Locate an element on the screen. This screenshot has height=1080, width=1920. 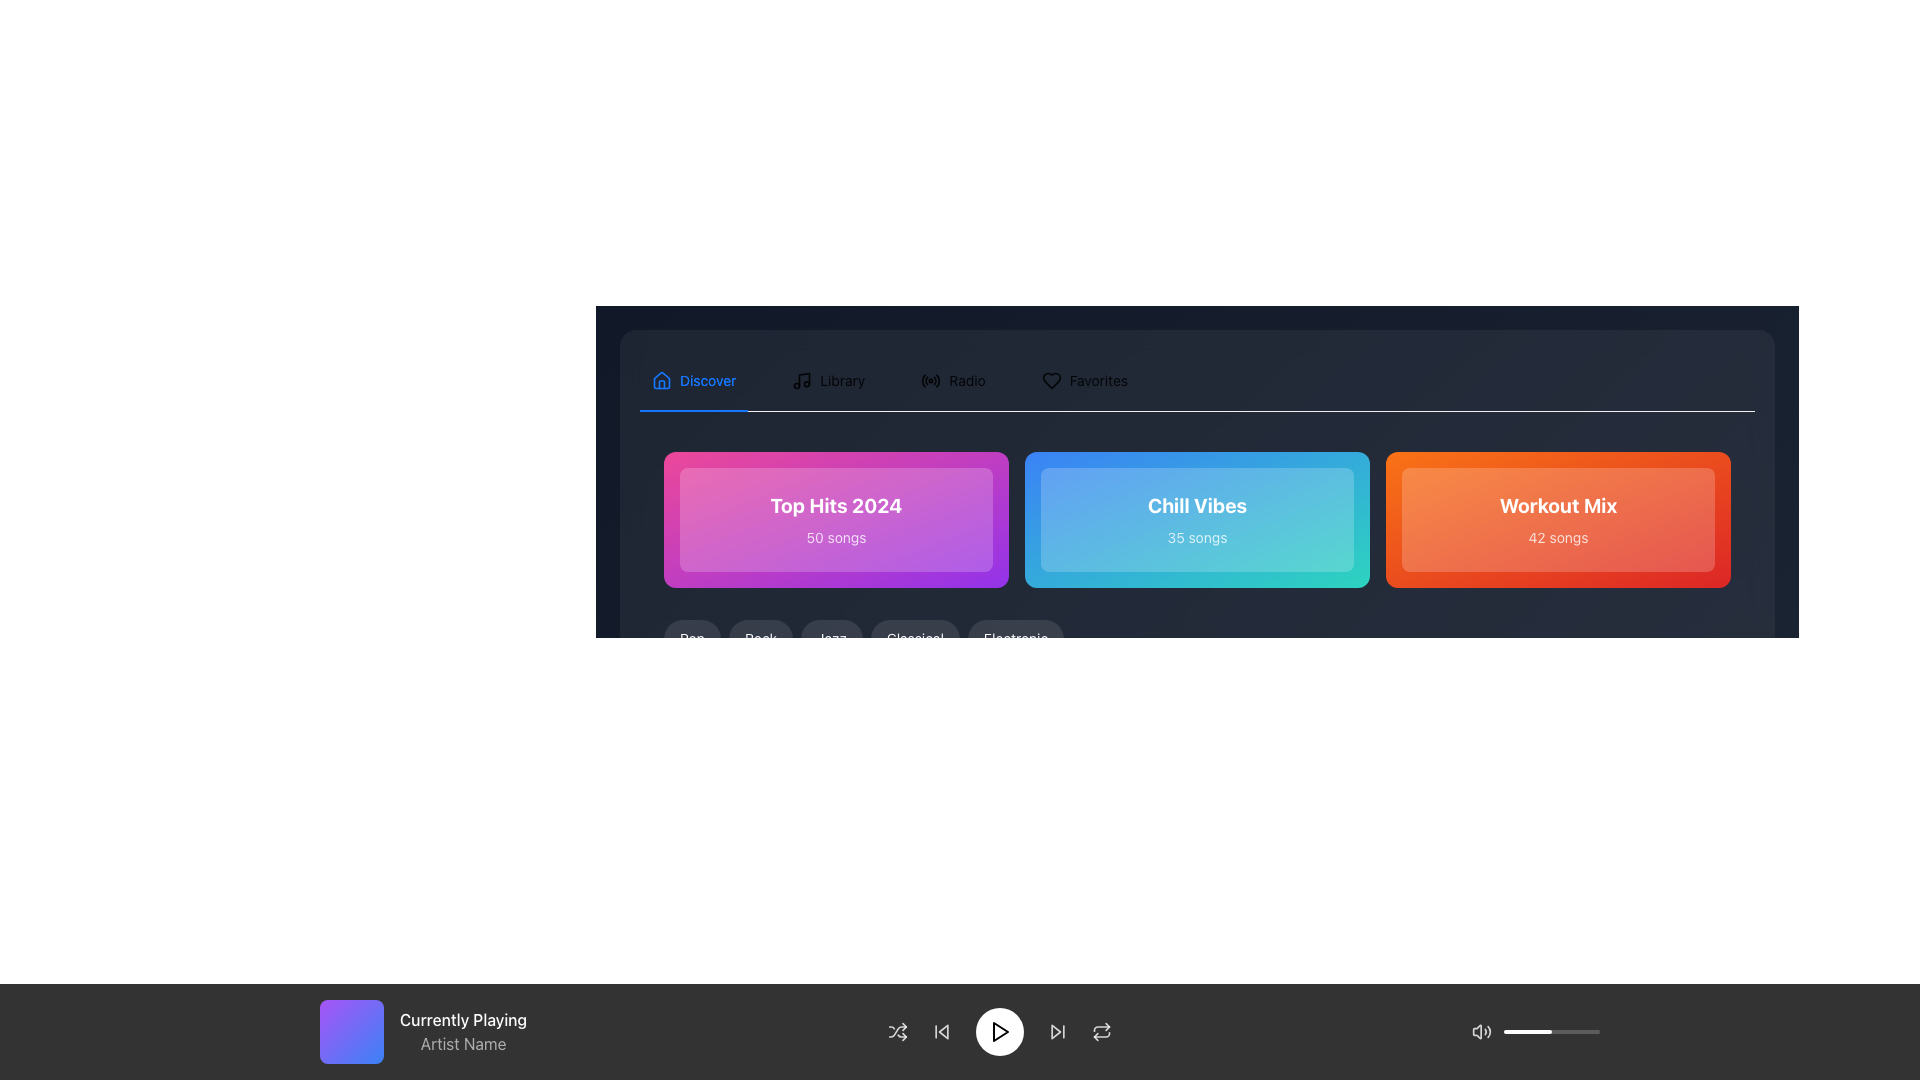
the 'Discover' tab in the Tab Navigation is located at coordinates (888, 381).